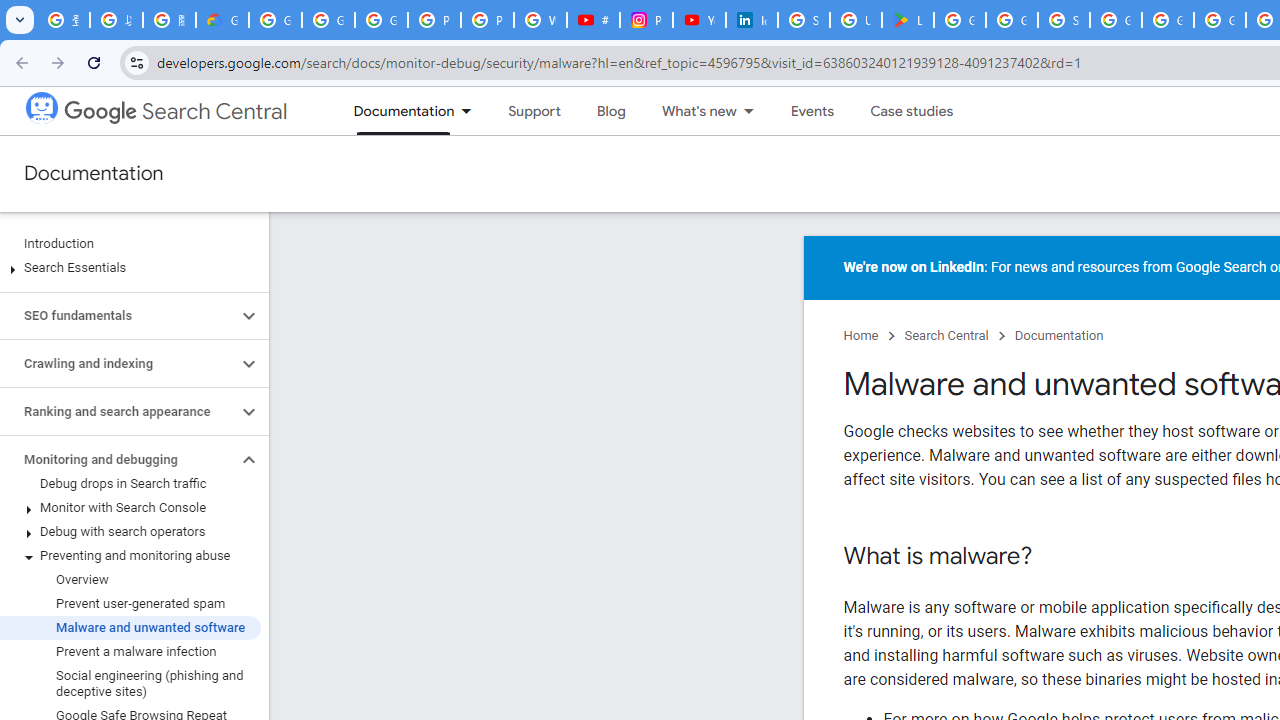 This screenshot has height=720, width=1280. I want to click on 'Home', so click(861, 334).